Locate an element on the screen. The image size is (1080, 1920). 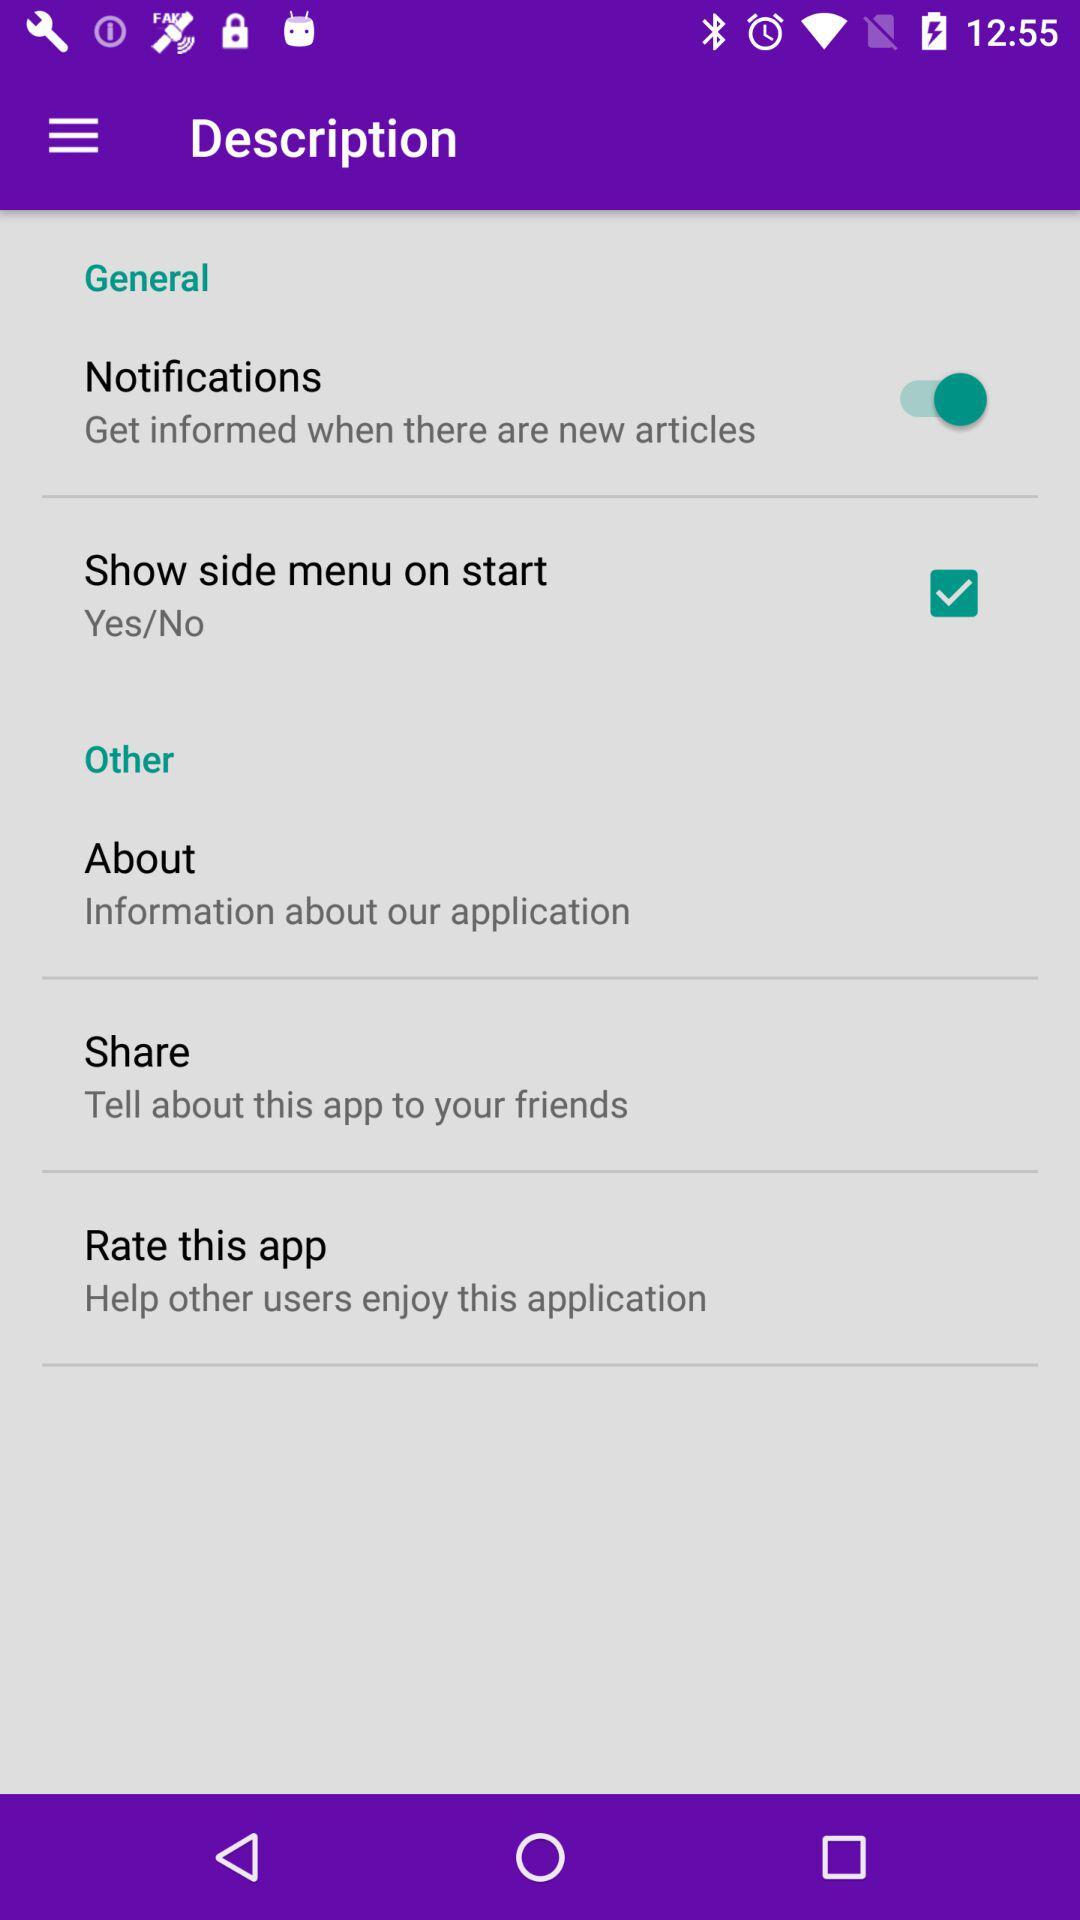
icon next to the description is located at coordinates (72, 135).